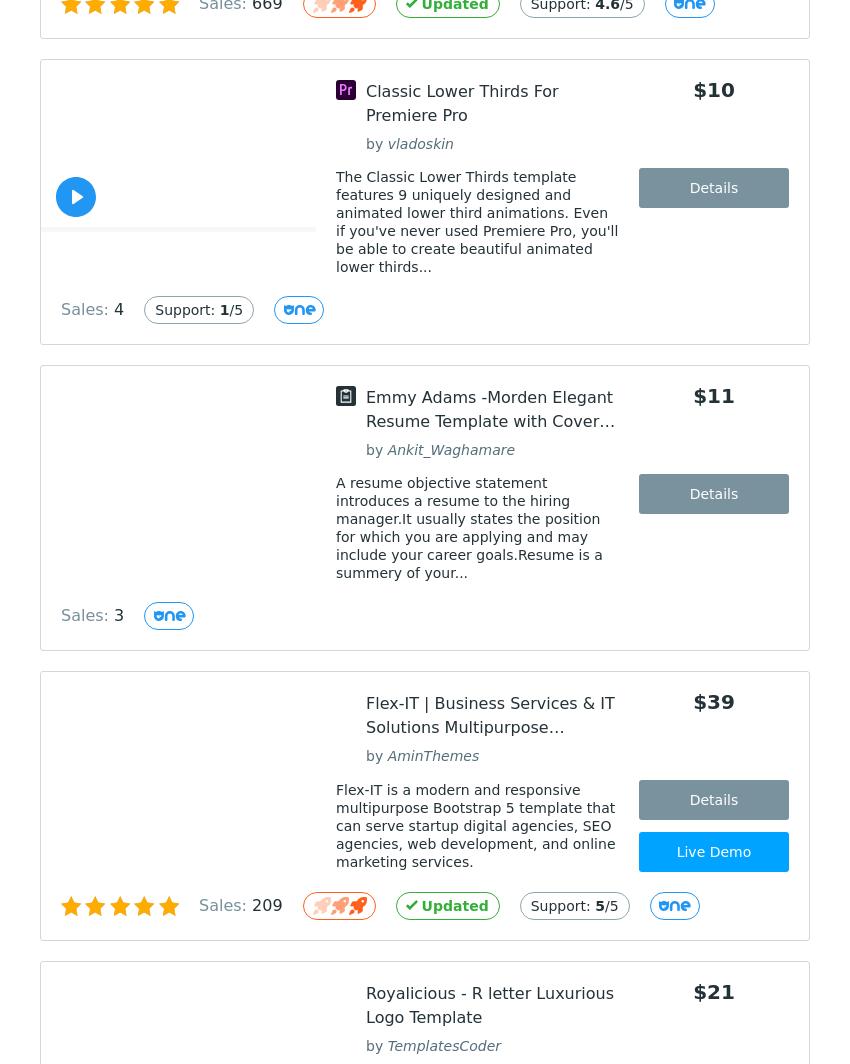 The width and height of the screenshot is (850, 1064). I want to click on 'Royalicious - R letter Luxurious Logo Template', so click(490, 1005).